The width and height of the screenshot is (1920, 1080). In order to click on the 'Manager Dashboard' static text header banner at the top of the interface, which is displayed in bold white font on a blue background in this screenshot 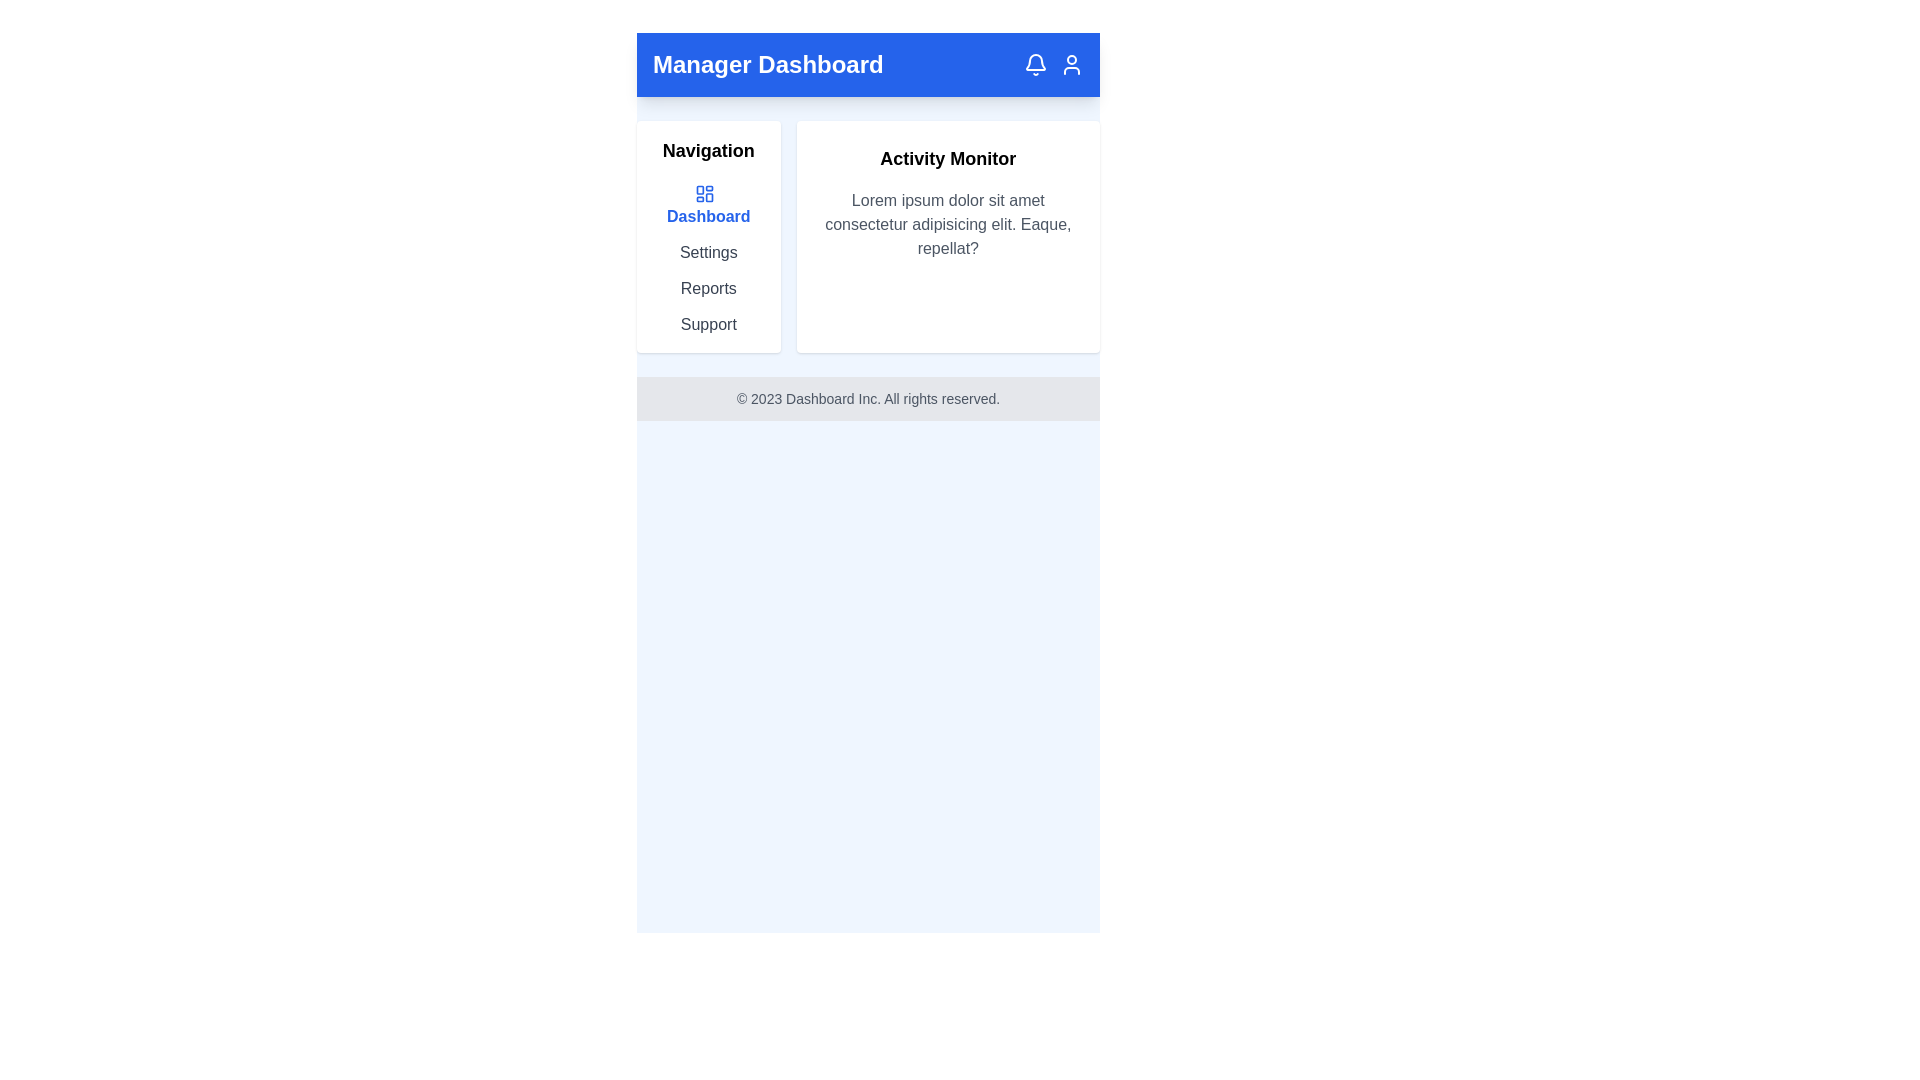, I will do `click(868, 64)`.